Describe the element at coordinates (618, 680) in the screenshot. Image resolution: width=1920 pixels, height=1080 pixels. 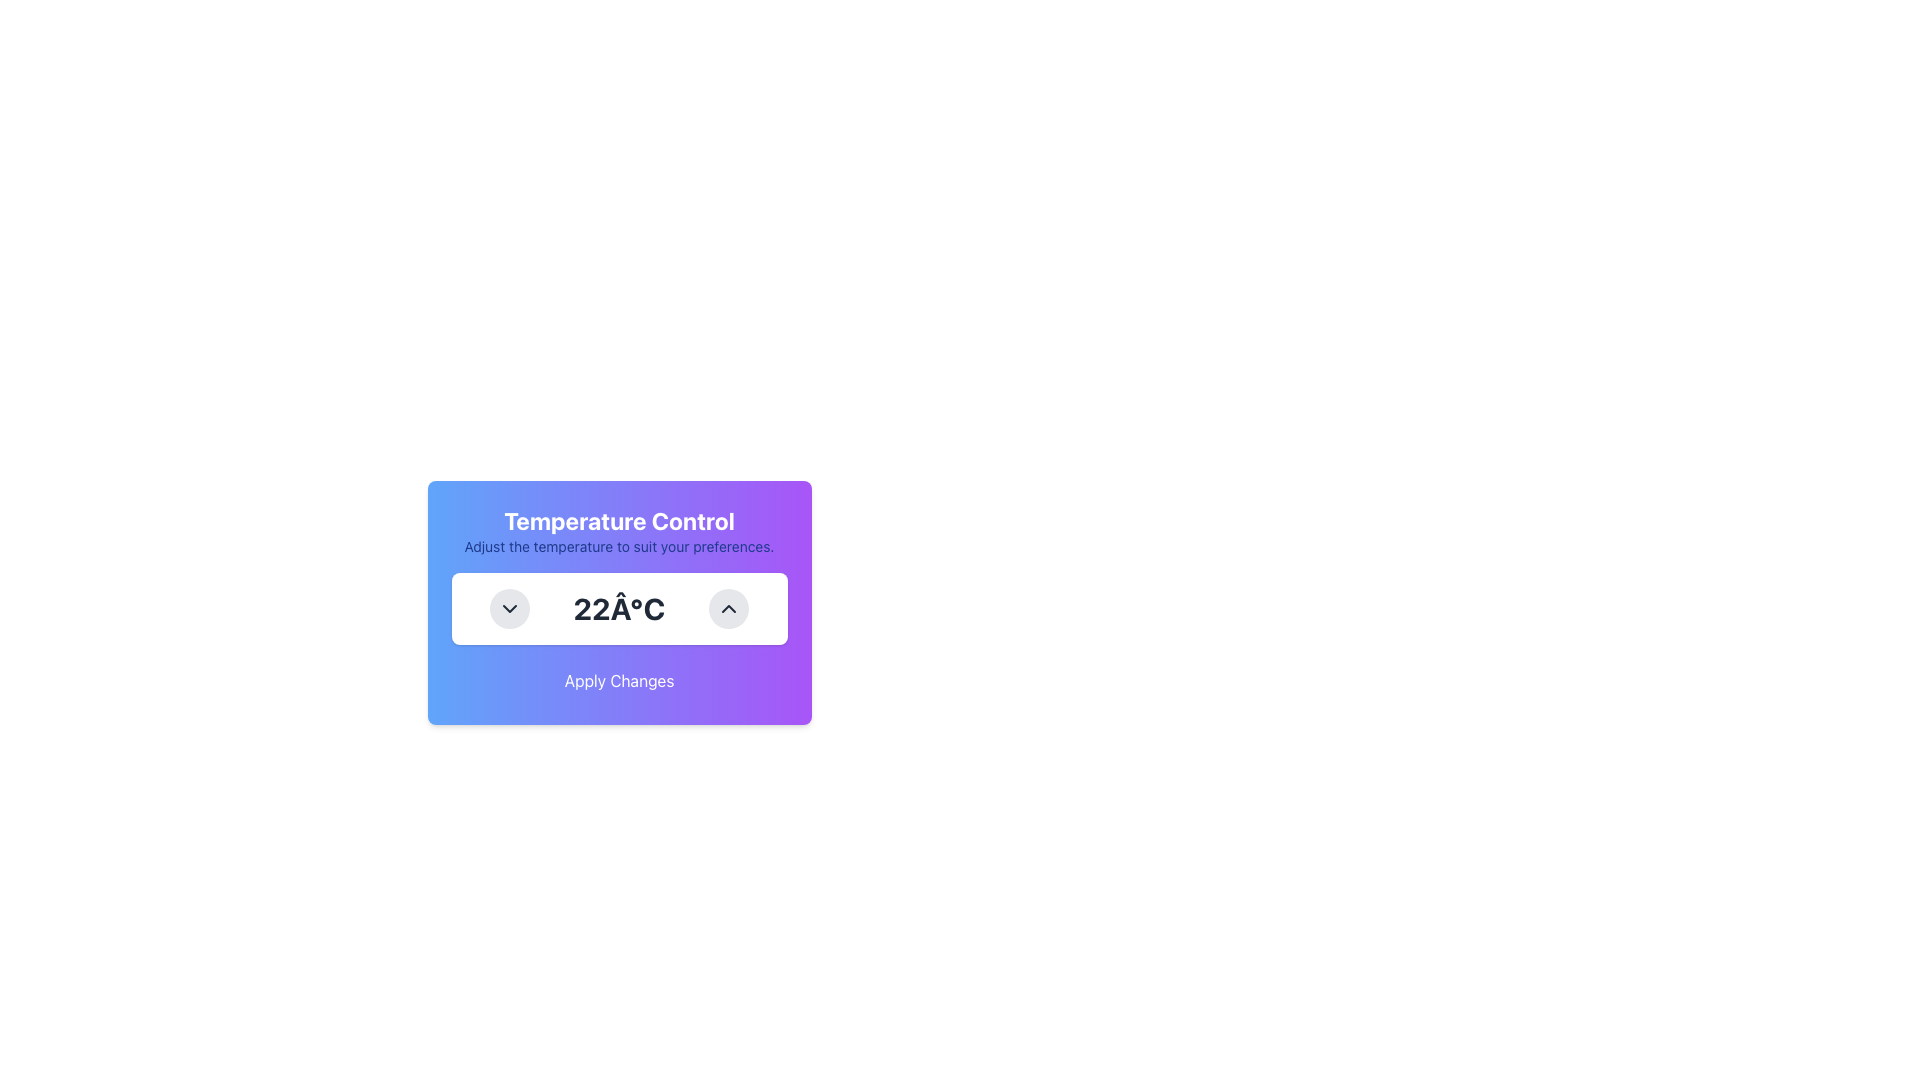
I see `the 'Apply Changes' button, which is a rectangular button with a gradient from light blue to purple, located at the bottom of the 'Temperature Control' card` at that location.